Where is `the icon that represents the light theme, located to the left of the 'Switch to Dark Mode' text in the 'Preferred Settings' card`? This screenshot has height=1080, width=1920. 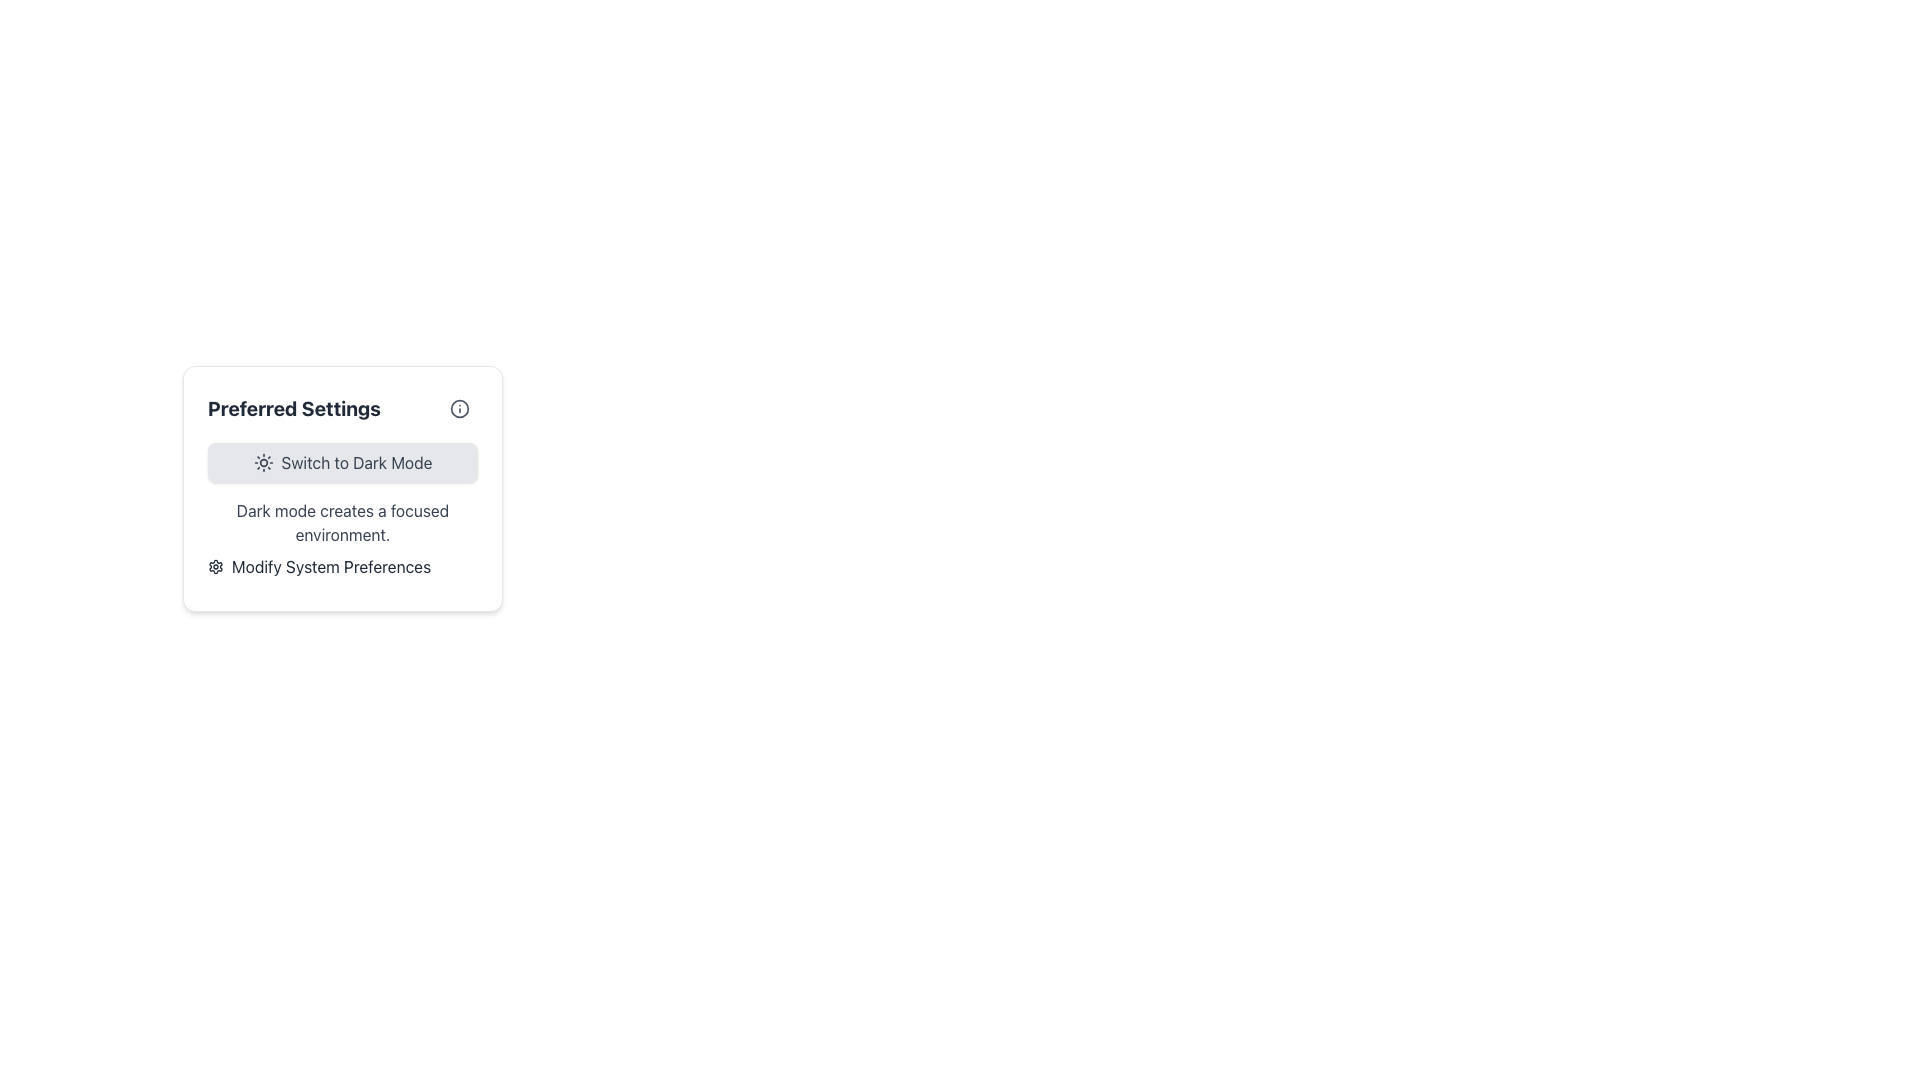
the icon that represents the light theme, located to the left of the 'Switch to Dark Mode' text in the 'Preferred Settings' card is located at coordinates (262, 462).